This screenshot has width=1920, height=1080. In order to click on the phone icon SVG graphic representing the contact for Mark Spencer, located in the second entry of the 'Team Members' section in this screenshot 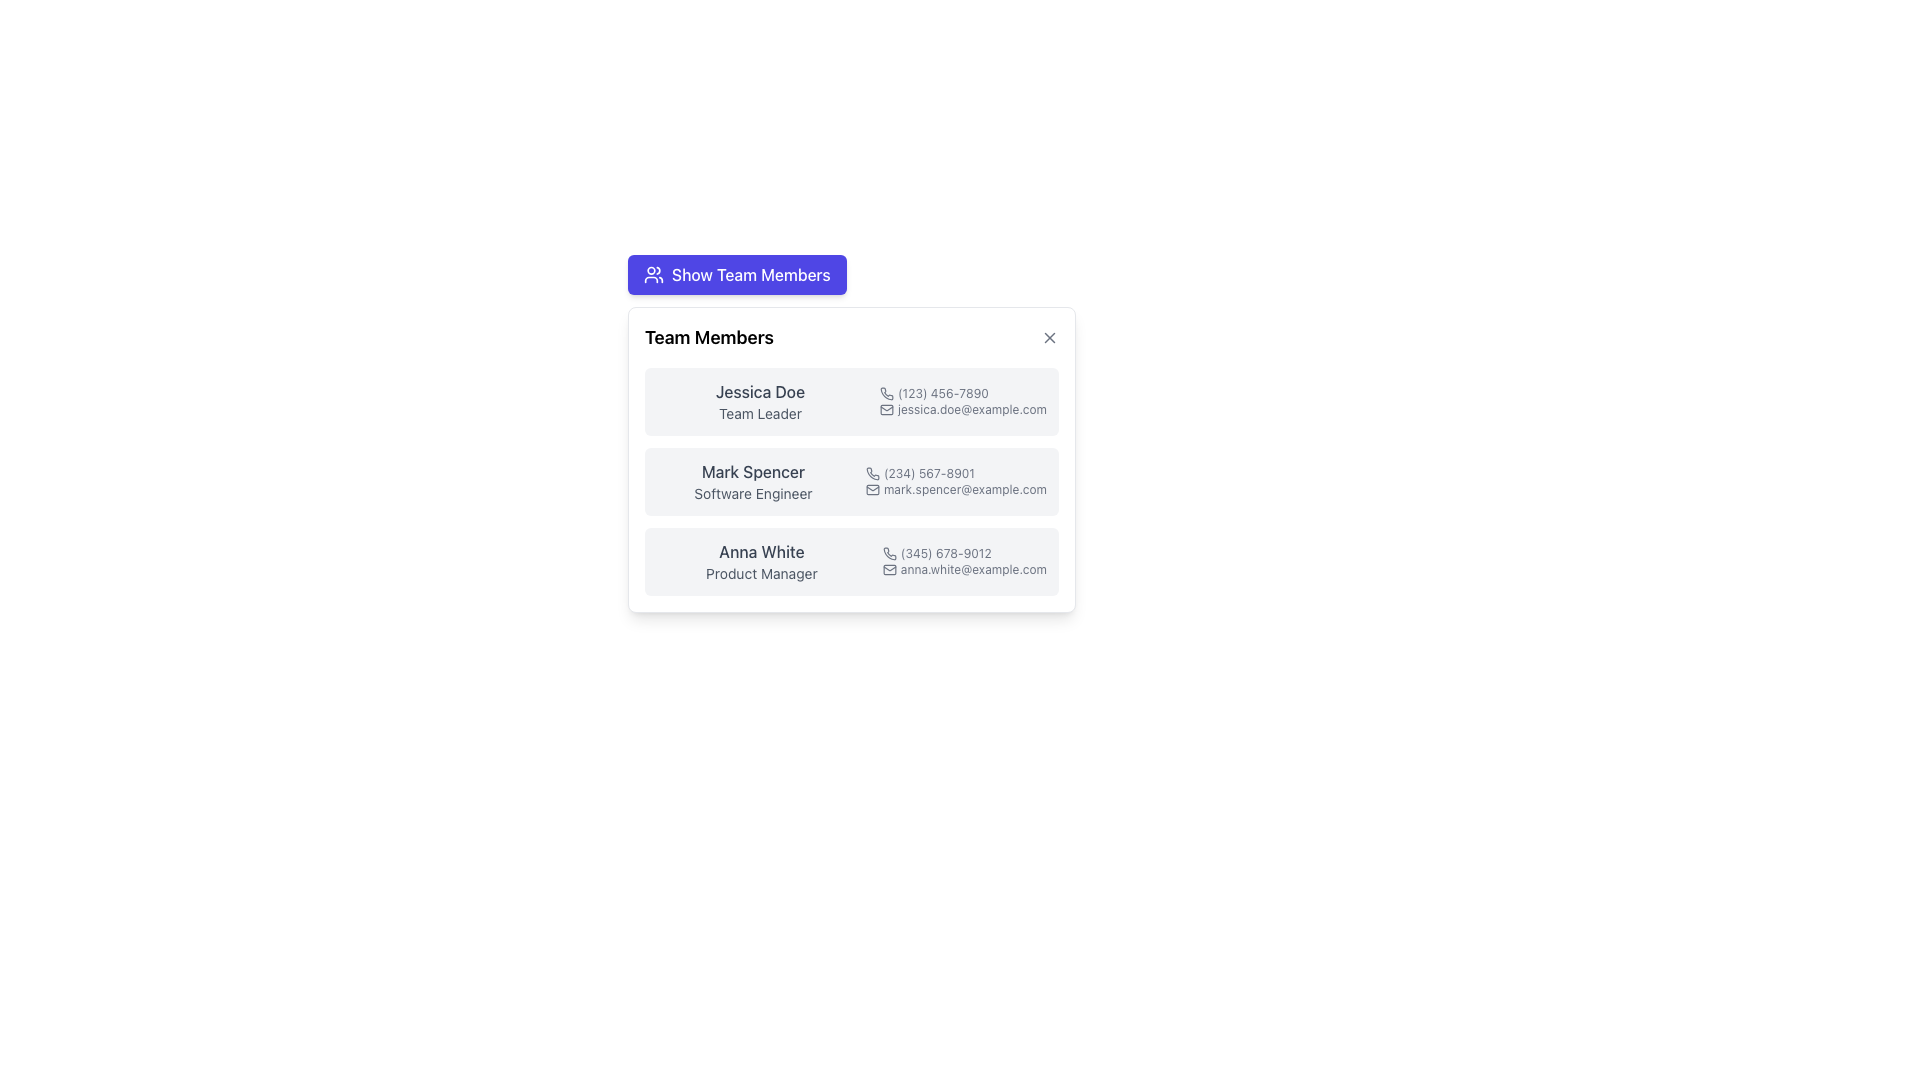, I will do `click(872, 474)`.